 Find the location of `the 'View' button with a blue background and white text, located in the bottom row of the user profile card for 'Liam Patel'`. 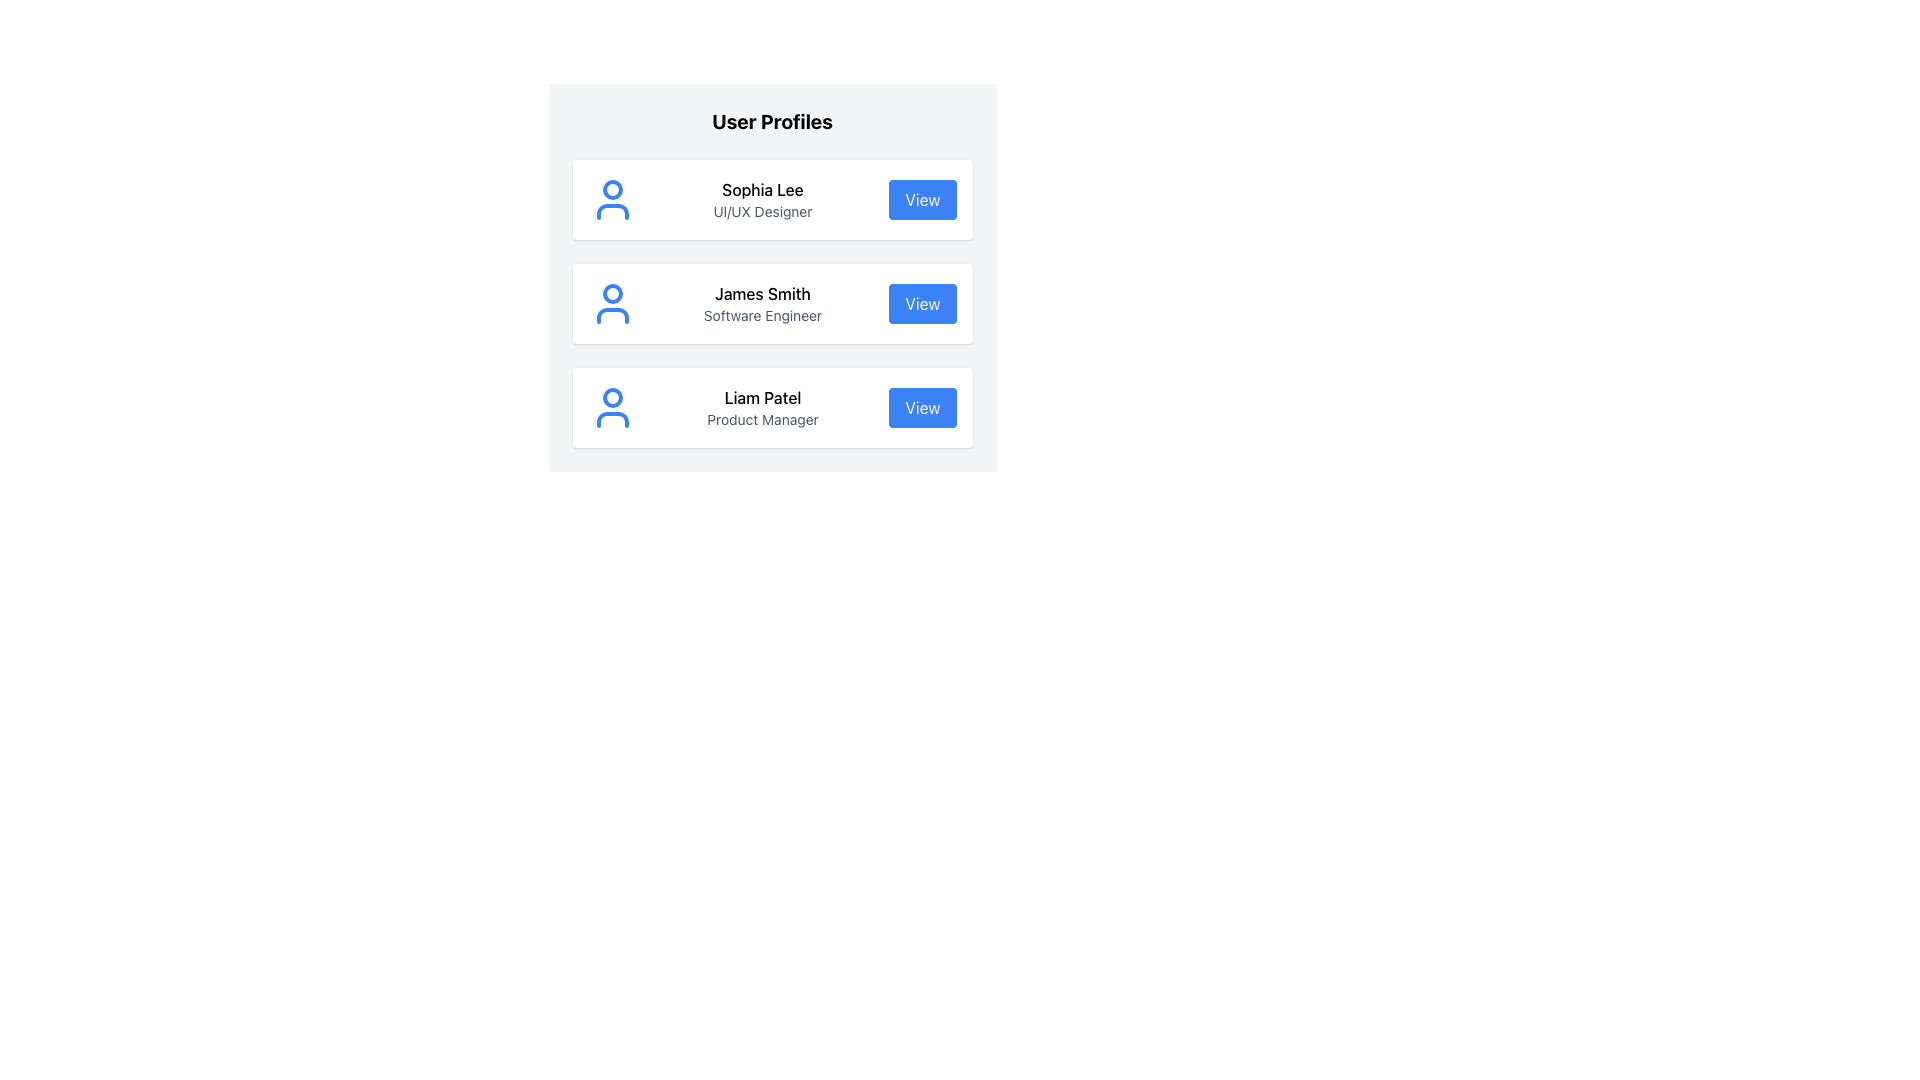

the 'View' button with a blue background and white text, located in the bottom row of the user profile card for 'Liam Patel' is located at coordinates (921, 407).